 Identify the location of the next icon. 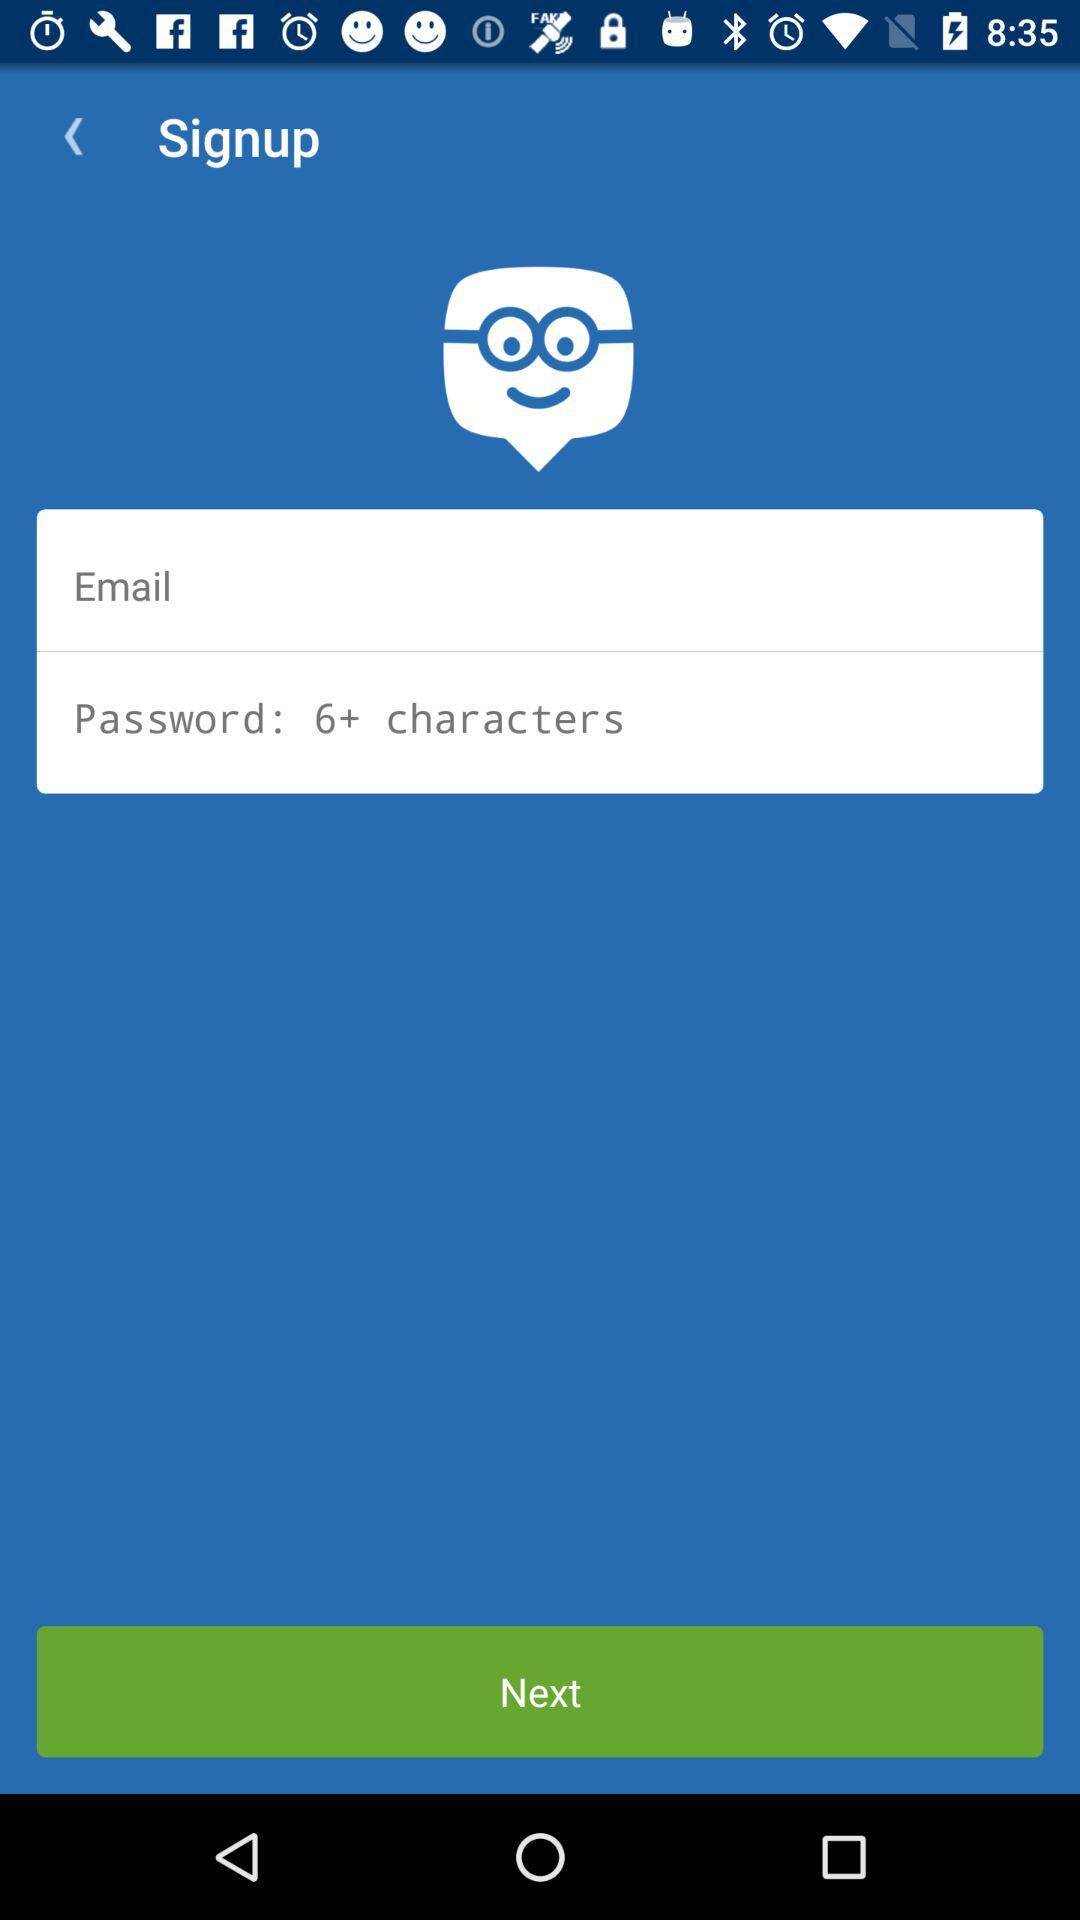
(540, 1690).